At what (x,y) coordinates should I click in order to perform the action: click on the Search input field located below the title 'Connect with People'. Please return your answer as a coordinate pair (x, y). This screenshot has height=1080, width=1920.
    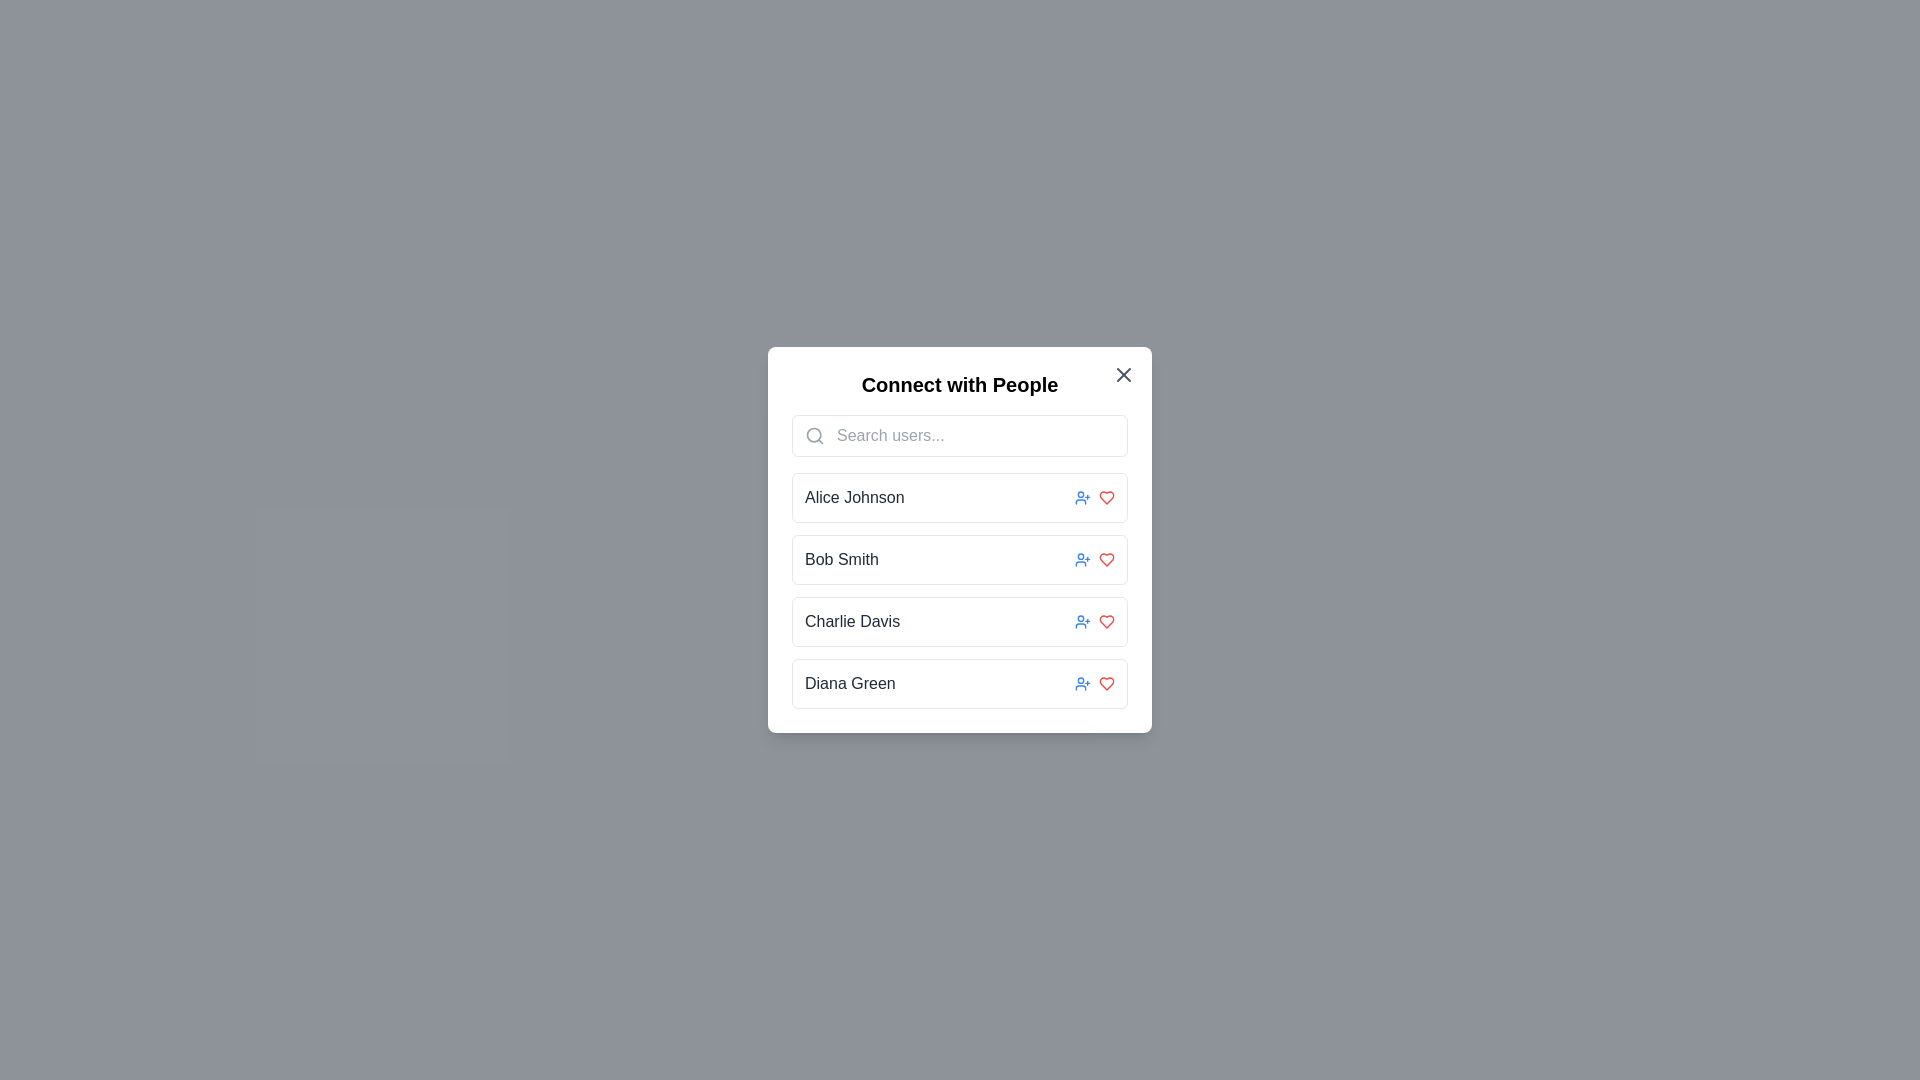
    Looking at the image, I should click on (960, 434).